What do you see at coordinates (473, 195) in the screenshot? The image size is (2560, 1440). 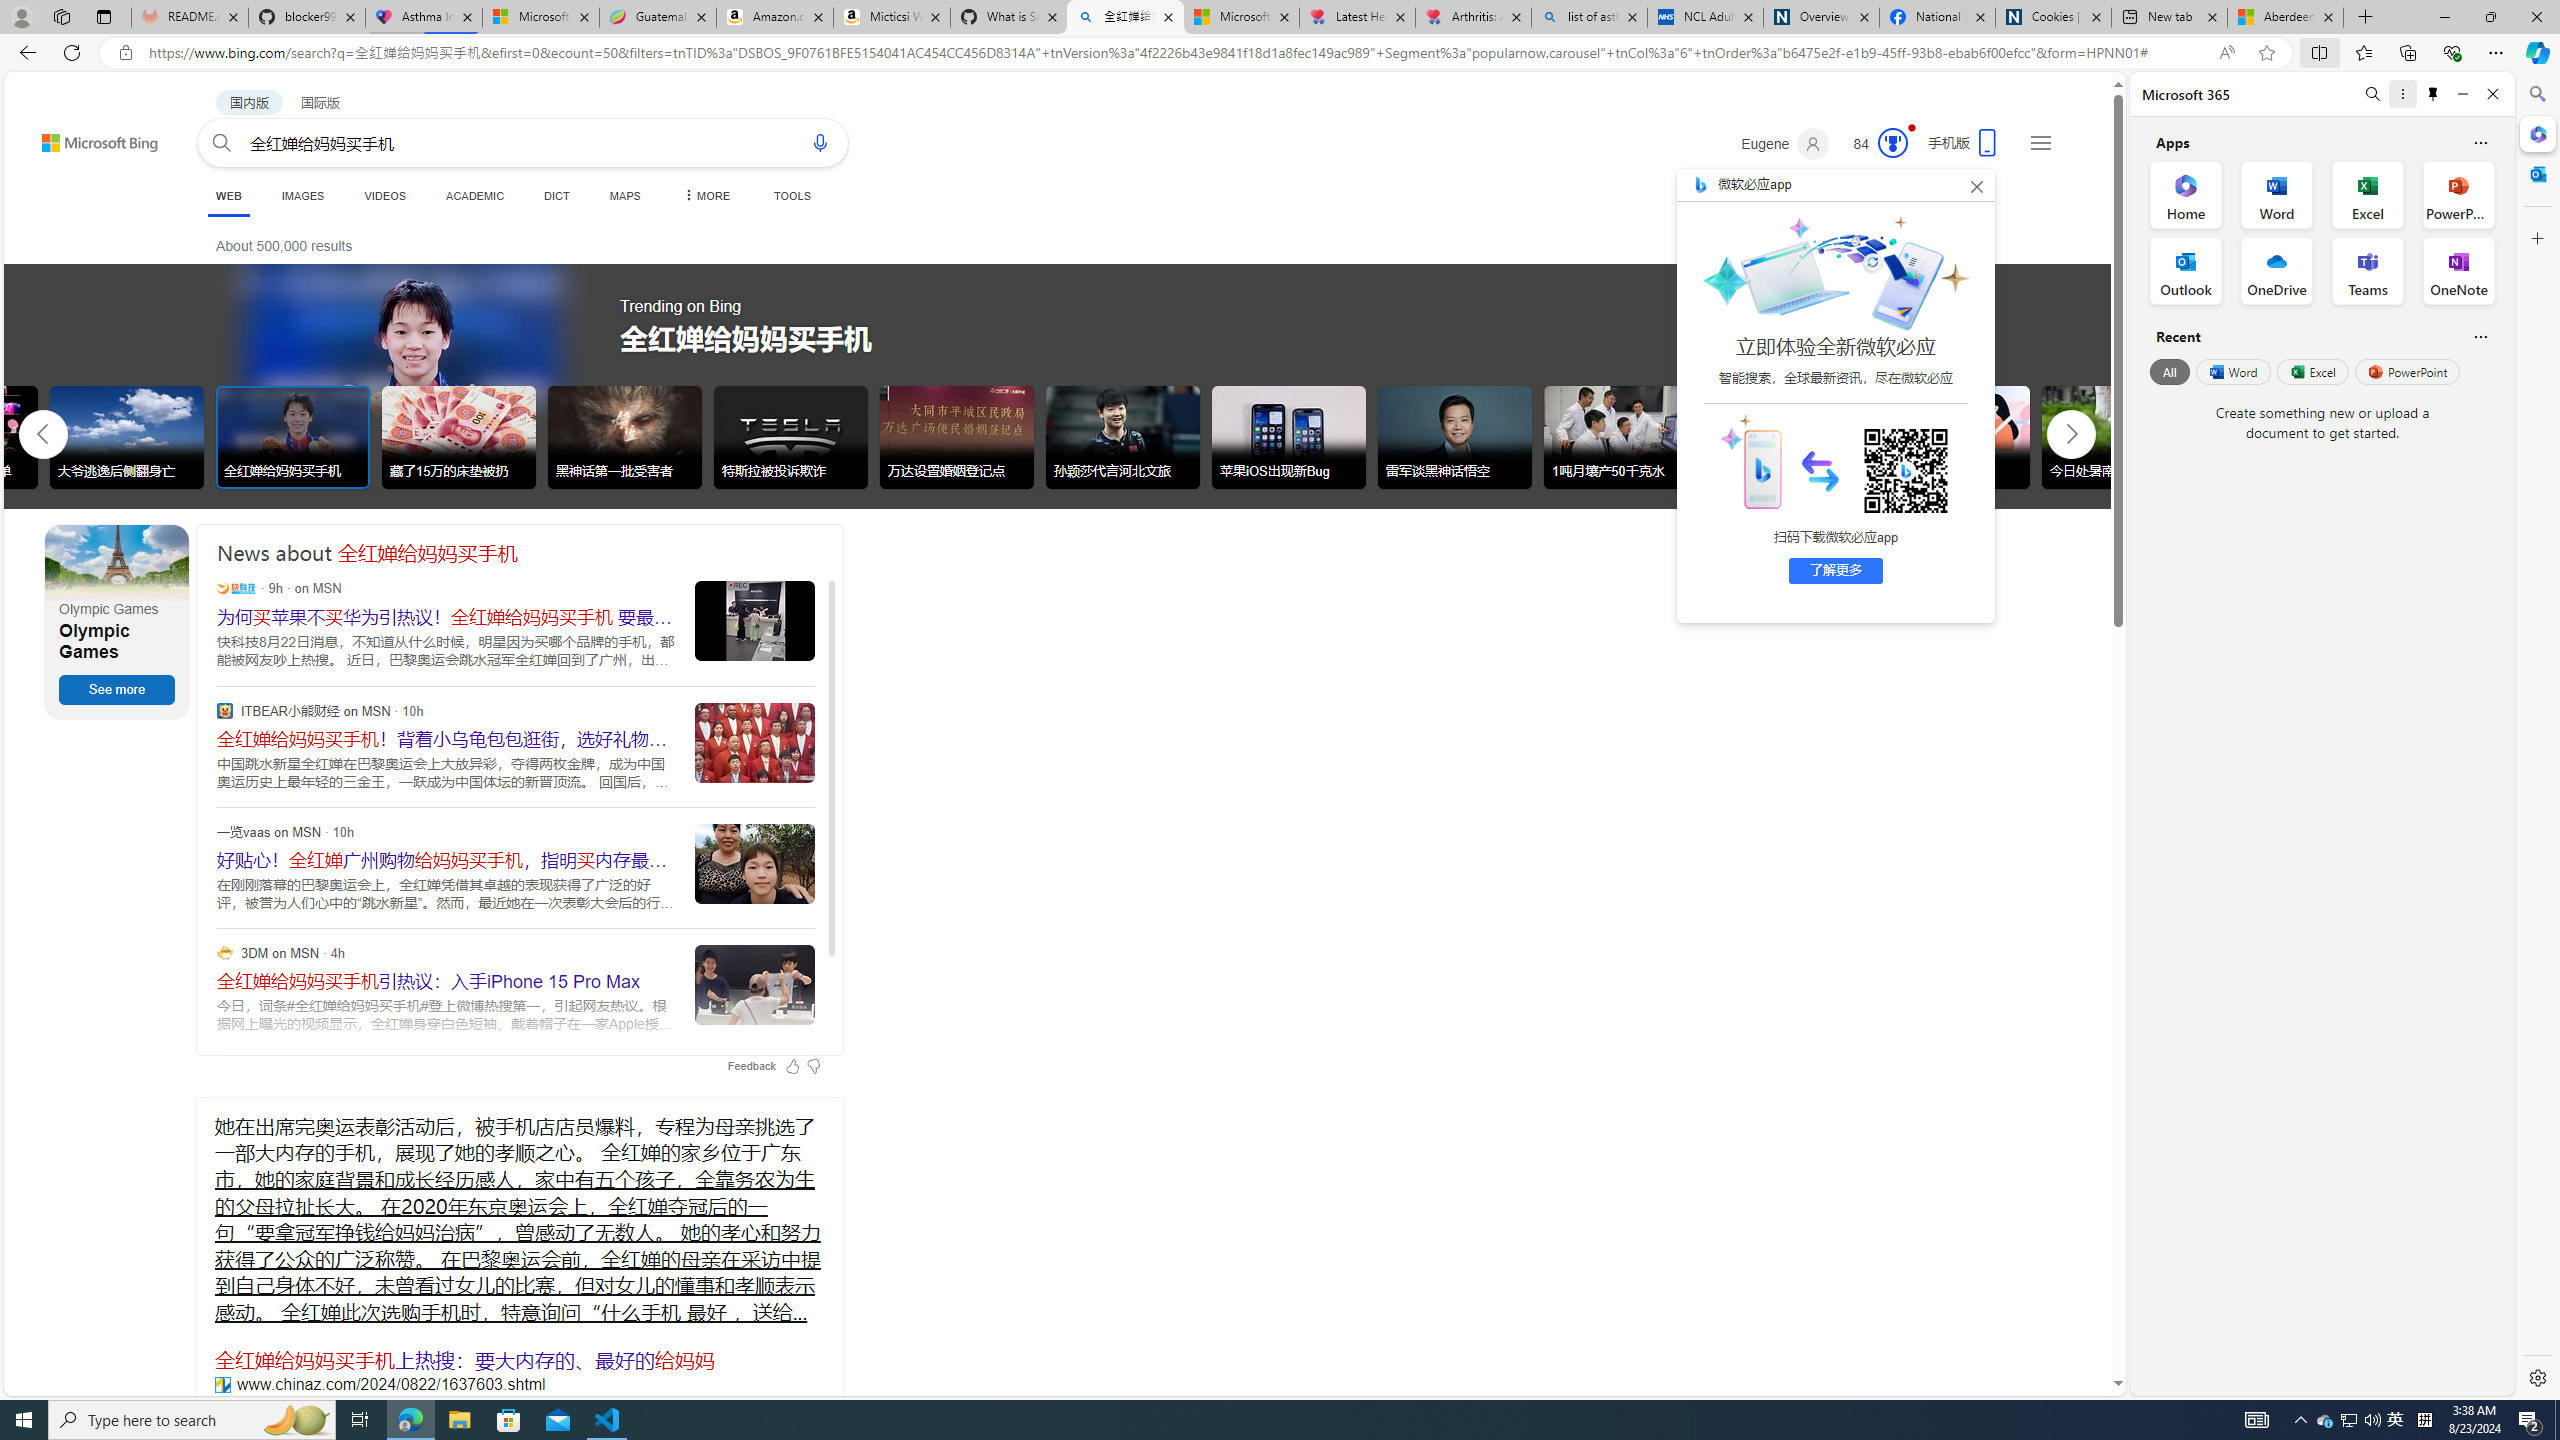 I see `'ACADEMIC'` at bounding box center [473, 195].